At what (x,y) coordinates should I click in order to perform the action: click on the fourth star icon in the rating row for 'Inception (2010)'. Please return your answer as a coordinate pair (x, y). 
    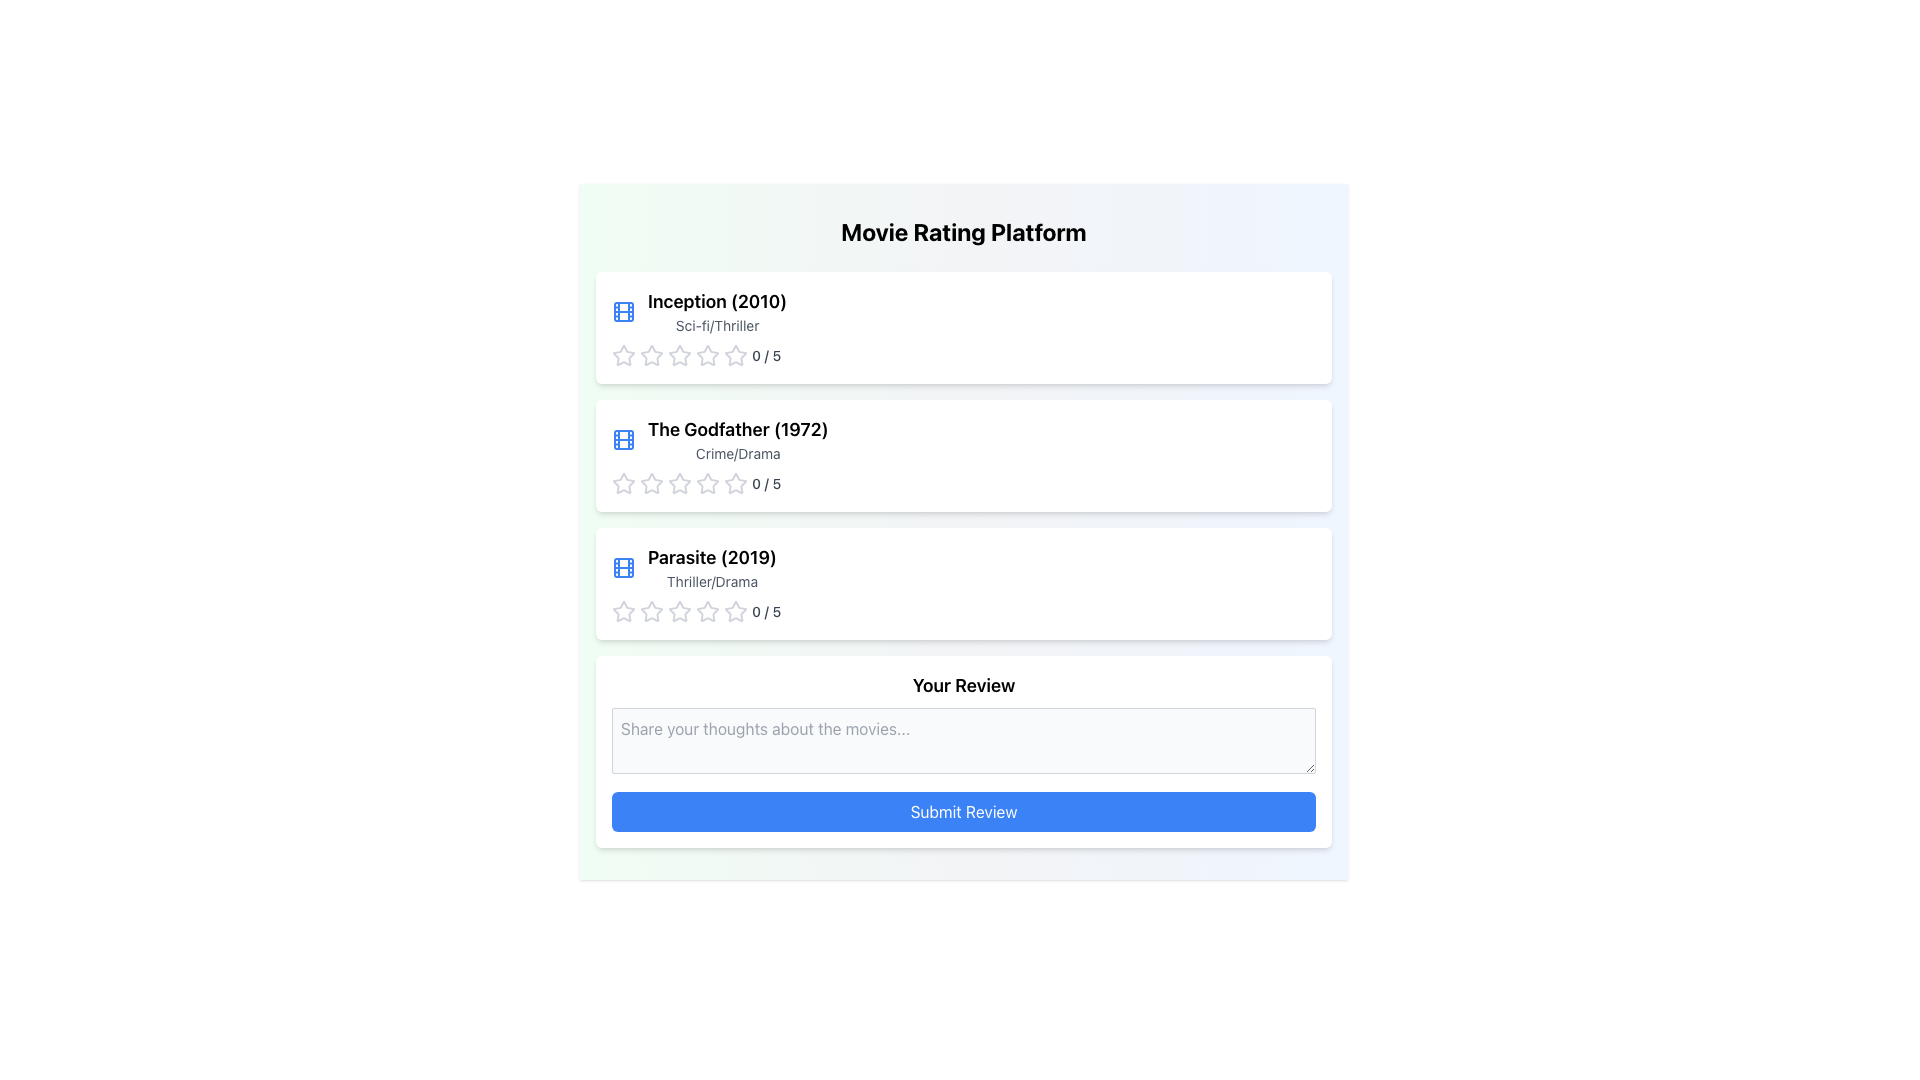
    Looking at the image, I should click on (708, 354).